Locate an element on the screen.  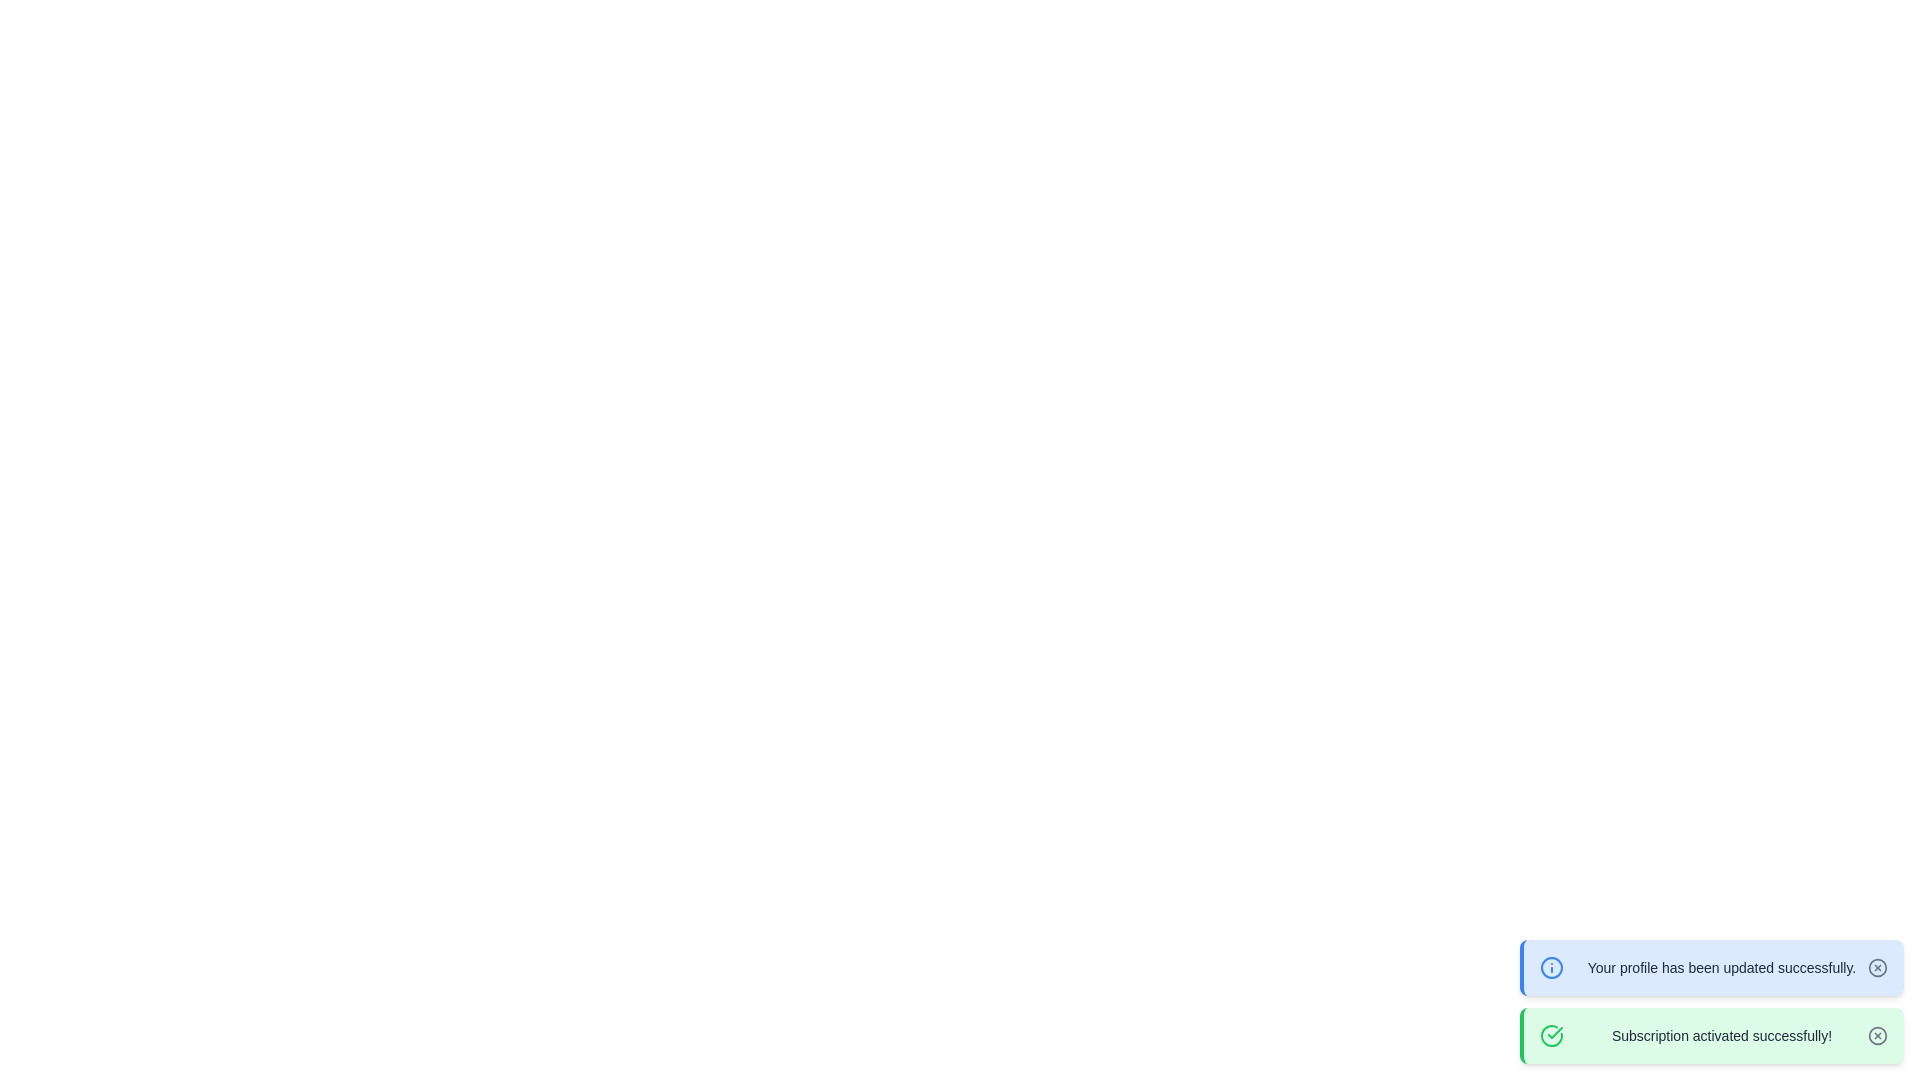
the 'X' icon on the notification banner with a light blue background that says 'Your profile has been updated successfully.' is located at coordinates (1711, 967).